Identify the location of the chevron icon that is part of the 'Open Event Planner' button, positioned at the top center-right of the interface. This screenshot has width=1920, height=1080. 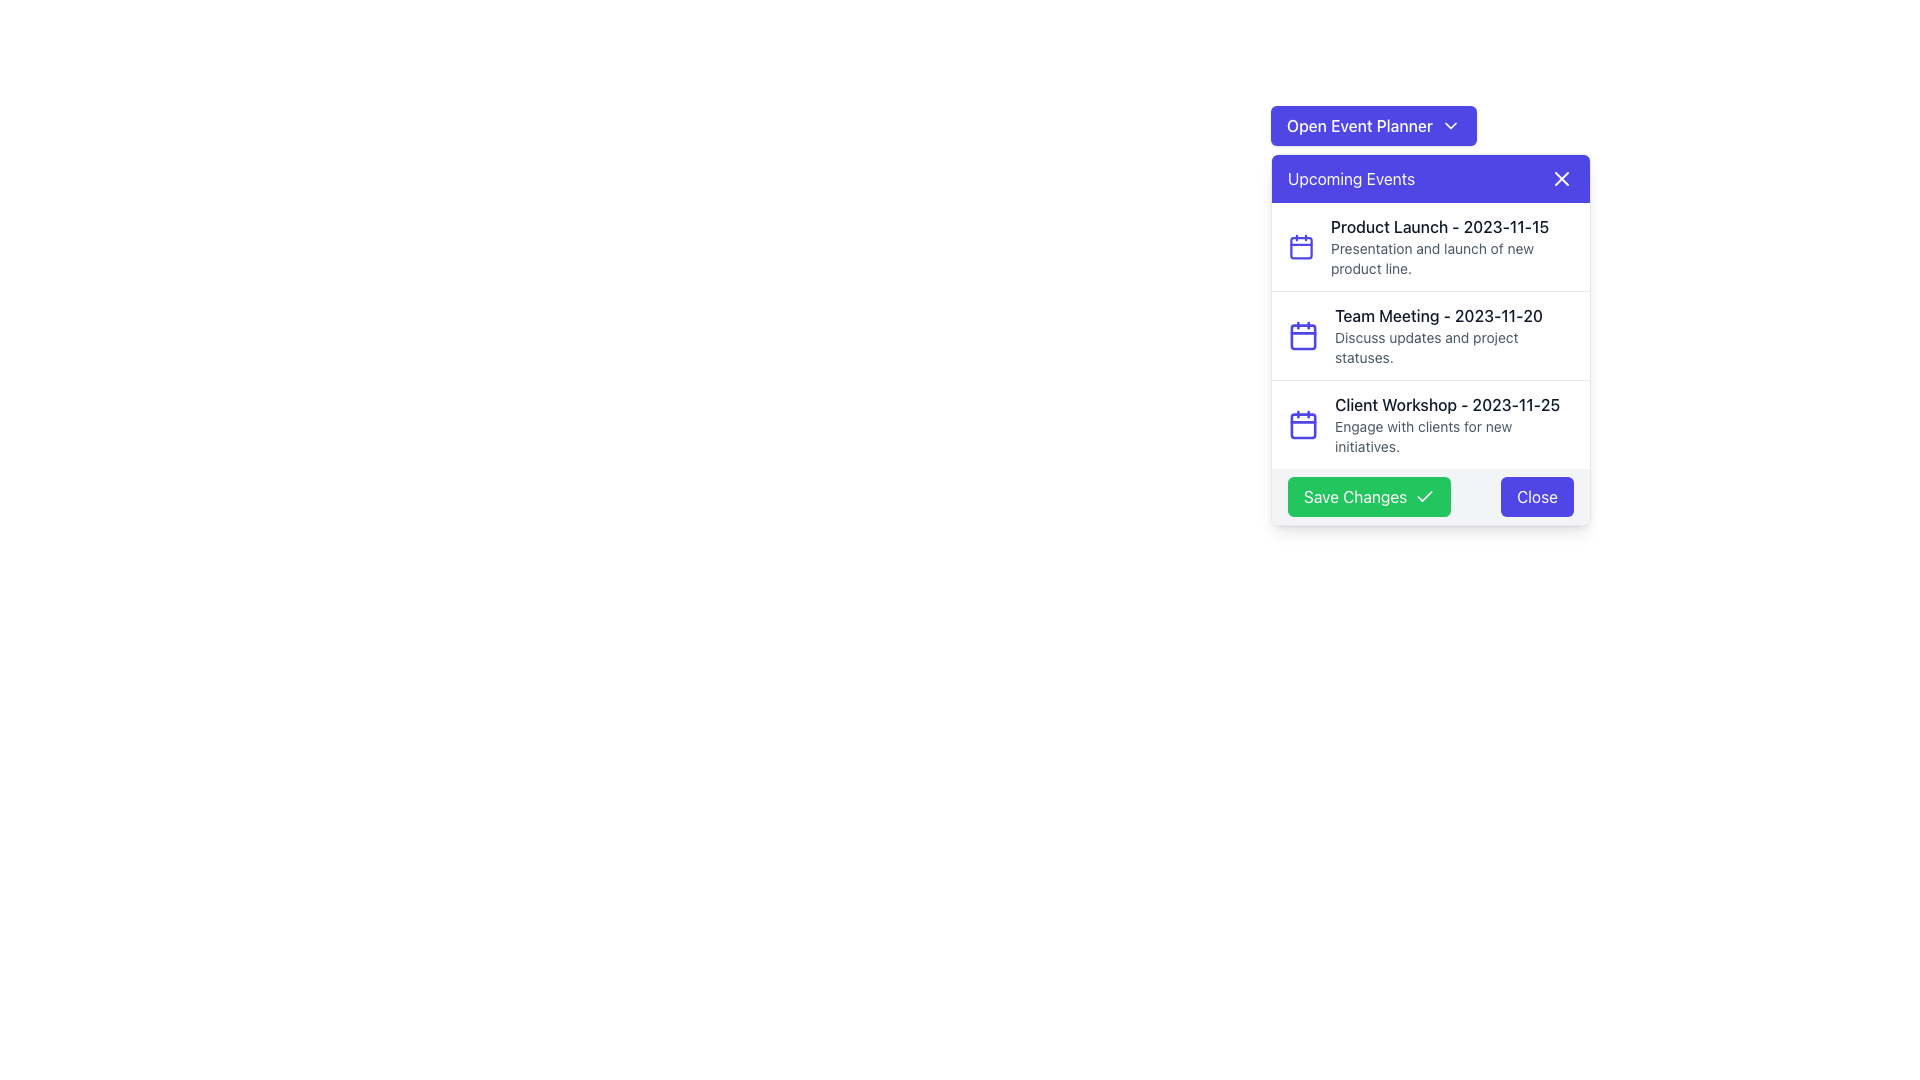
(1450, 126).